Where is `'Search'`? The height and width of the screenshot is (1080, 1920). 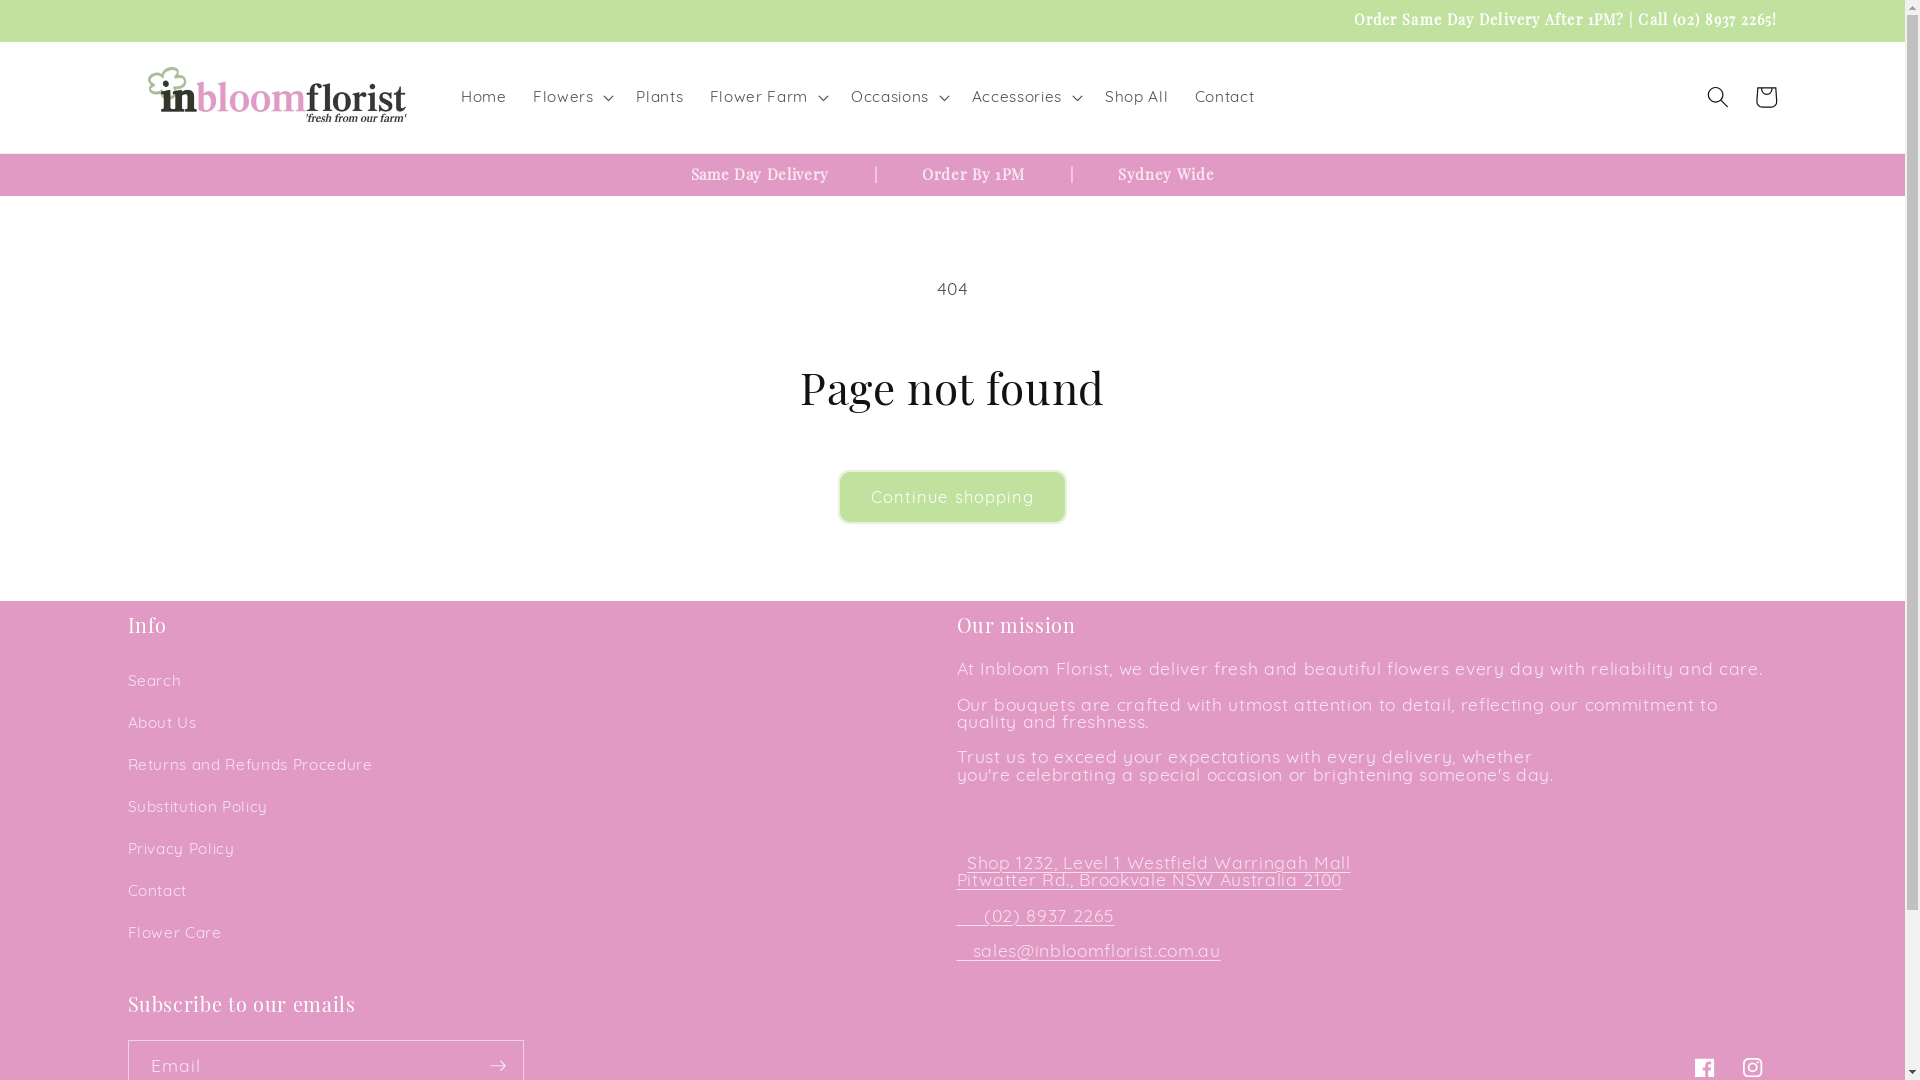
'Search' is located at coordinates (153, 680).